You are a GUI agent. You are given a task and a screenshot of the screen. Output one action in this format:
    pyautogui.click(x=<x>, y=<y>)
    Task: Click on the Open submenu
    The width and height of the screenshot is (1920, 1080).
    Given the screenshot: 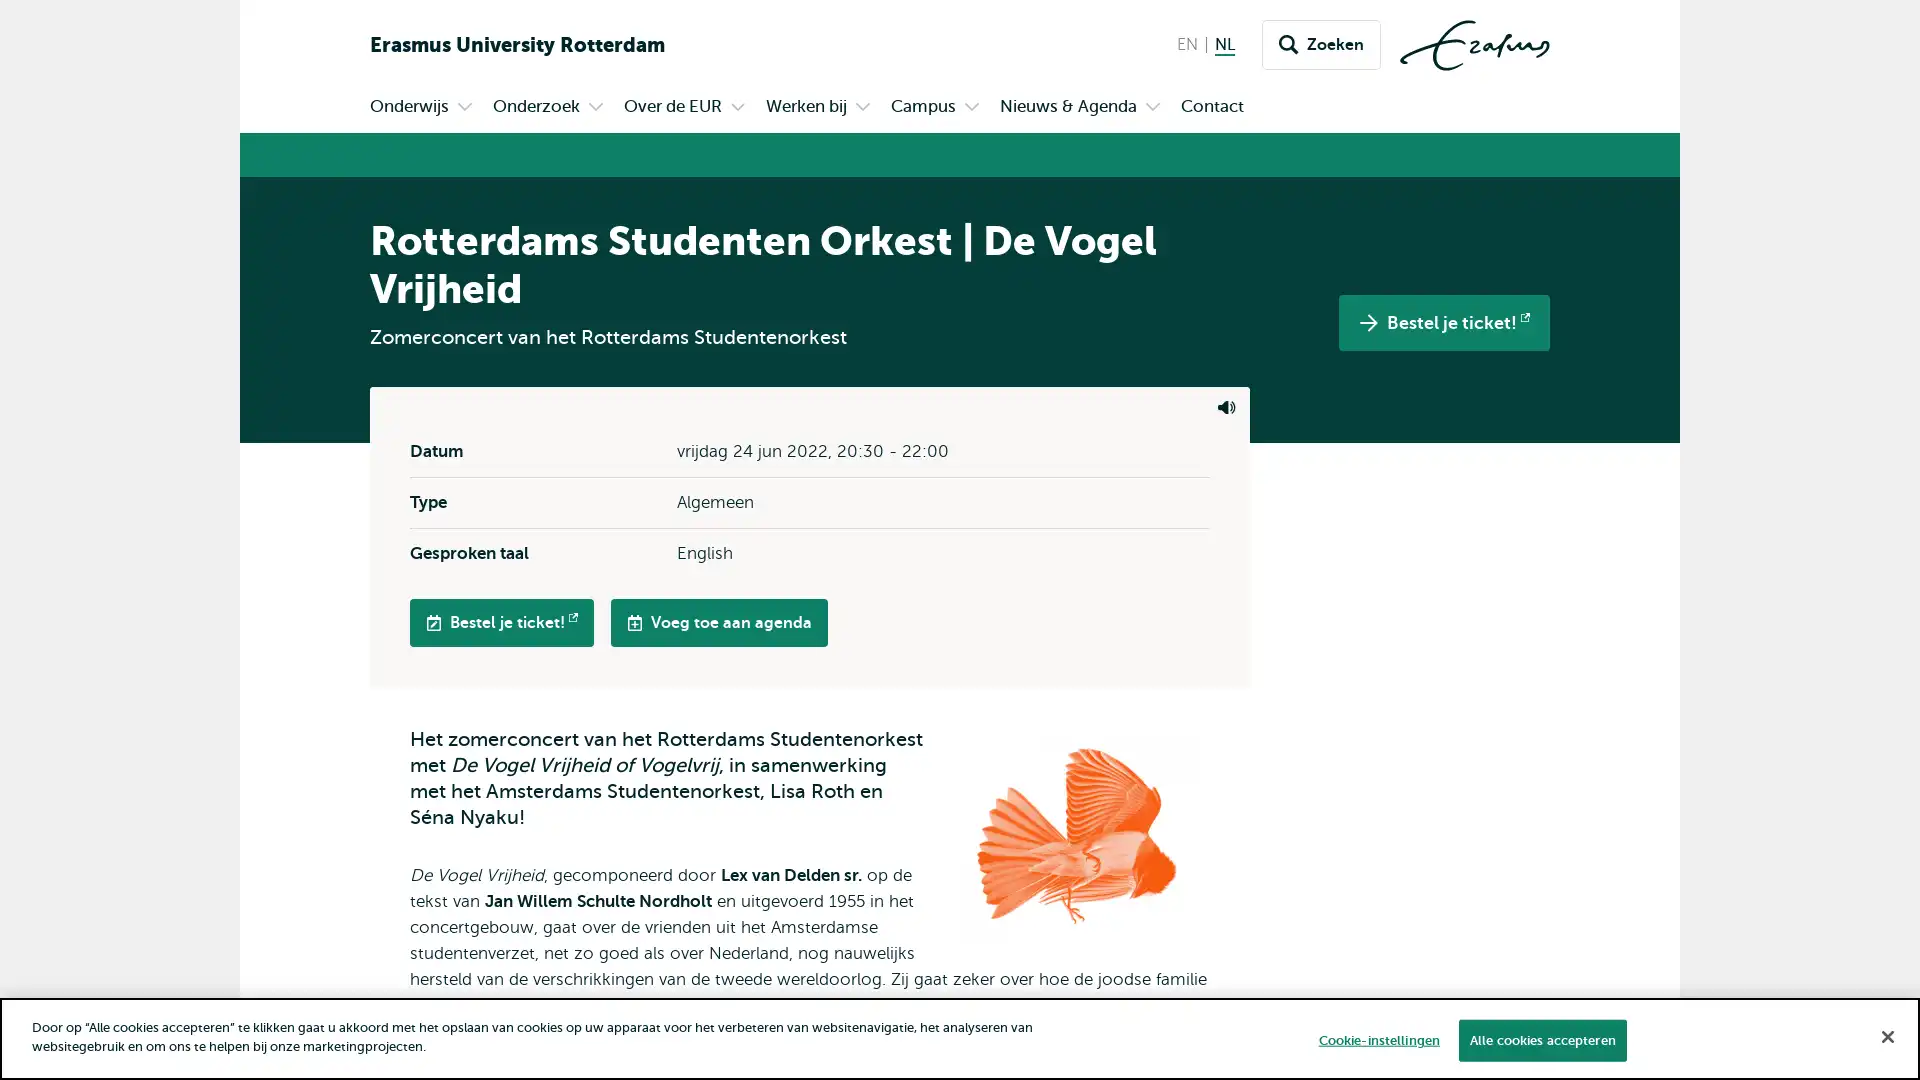 What is the action you would take?
    pyautogui.click(x=971, y=108)
    